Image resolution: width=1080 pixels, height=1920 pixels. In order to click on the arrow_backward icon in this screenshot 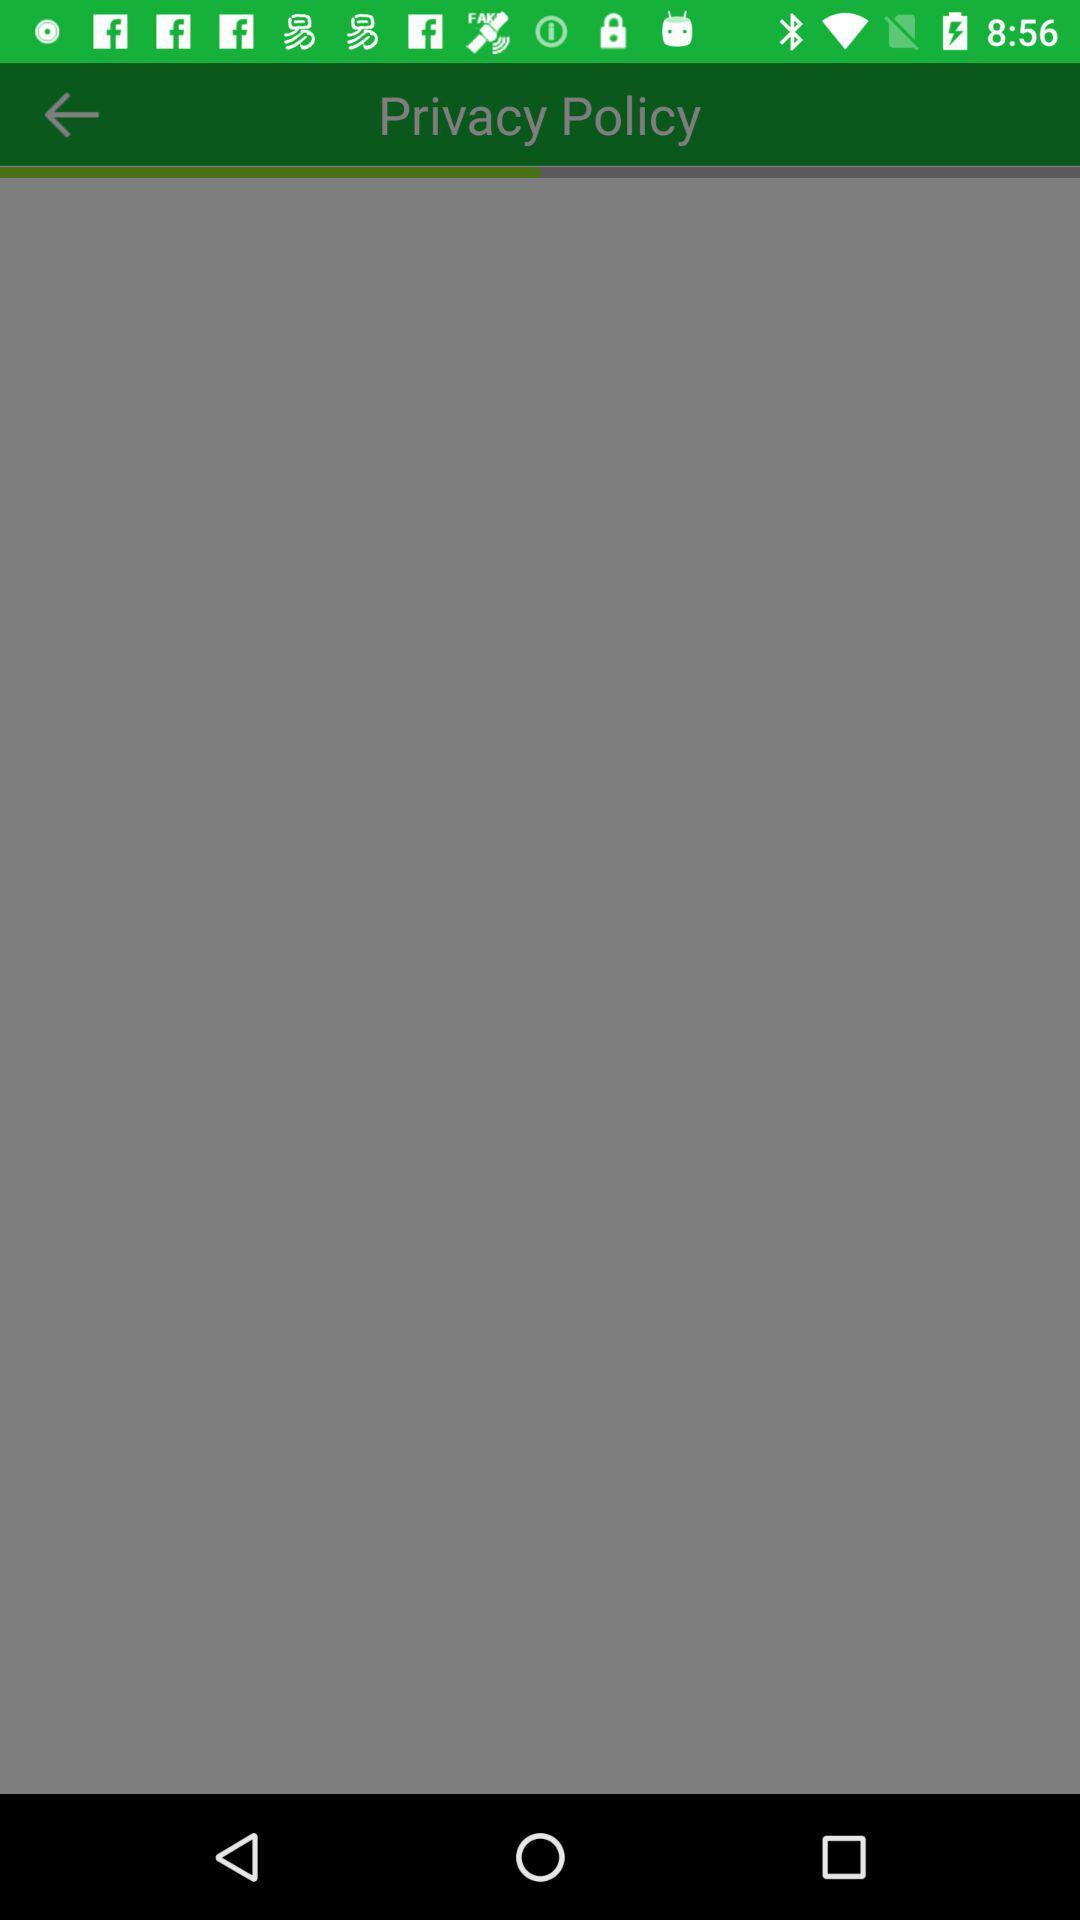, I will do `click(70, 113)`.